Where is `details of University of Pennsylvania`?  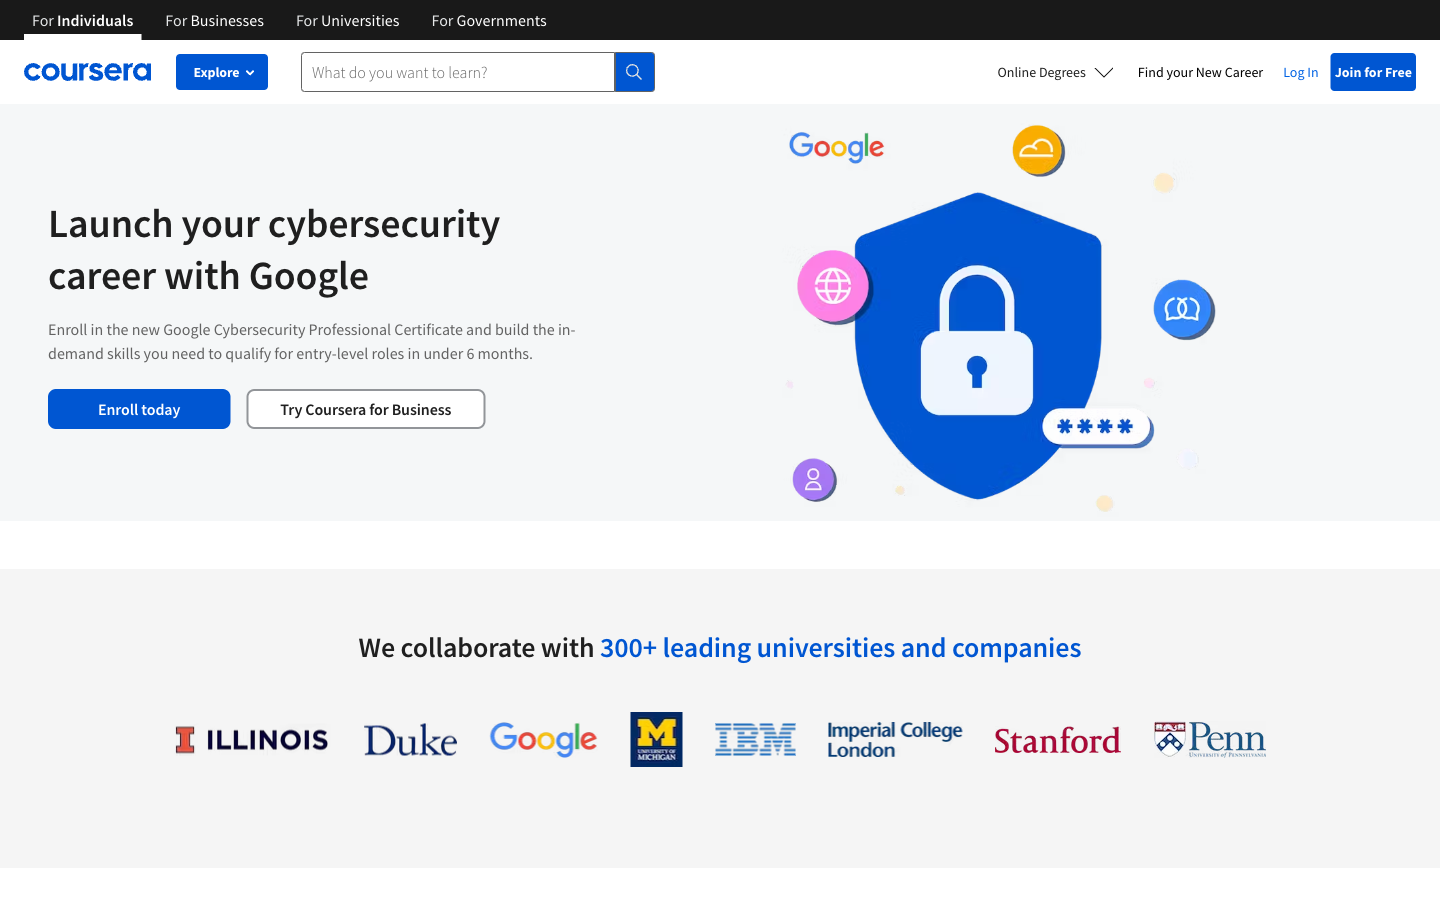 details of University of Pennsylvania is located at coordinates (1209, 738).